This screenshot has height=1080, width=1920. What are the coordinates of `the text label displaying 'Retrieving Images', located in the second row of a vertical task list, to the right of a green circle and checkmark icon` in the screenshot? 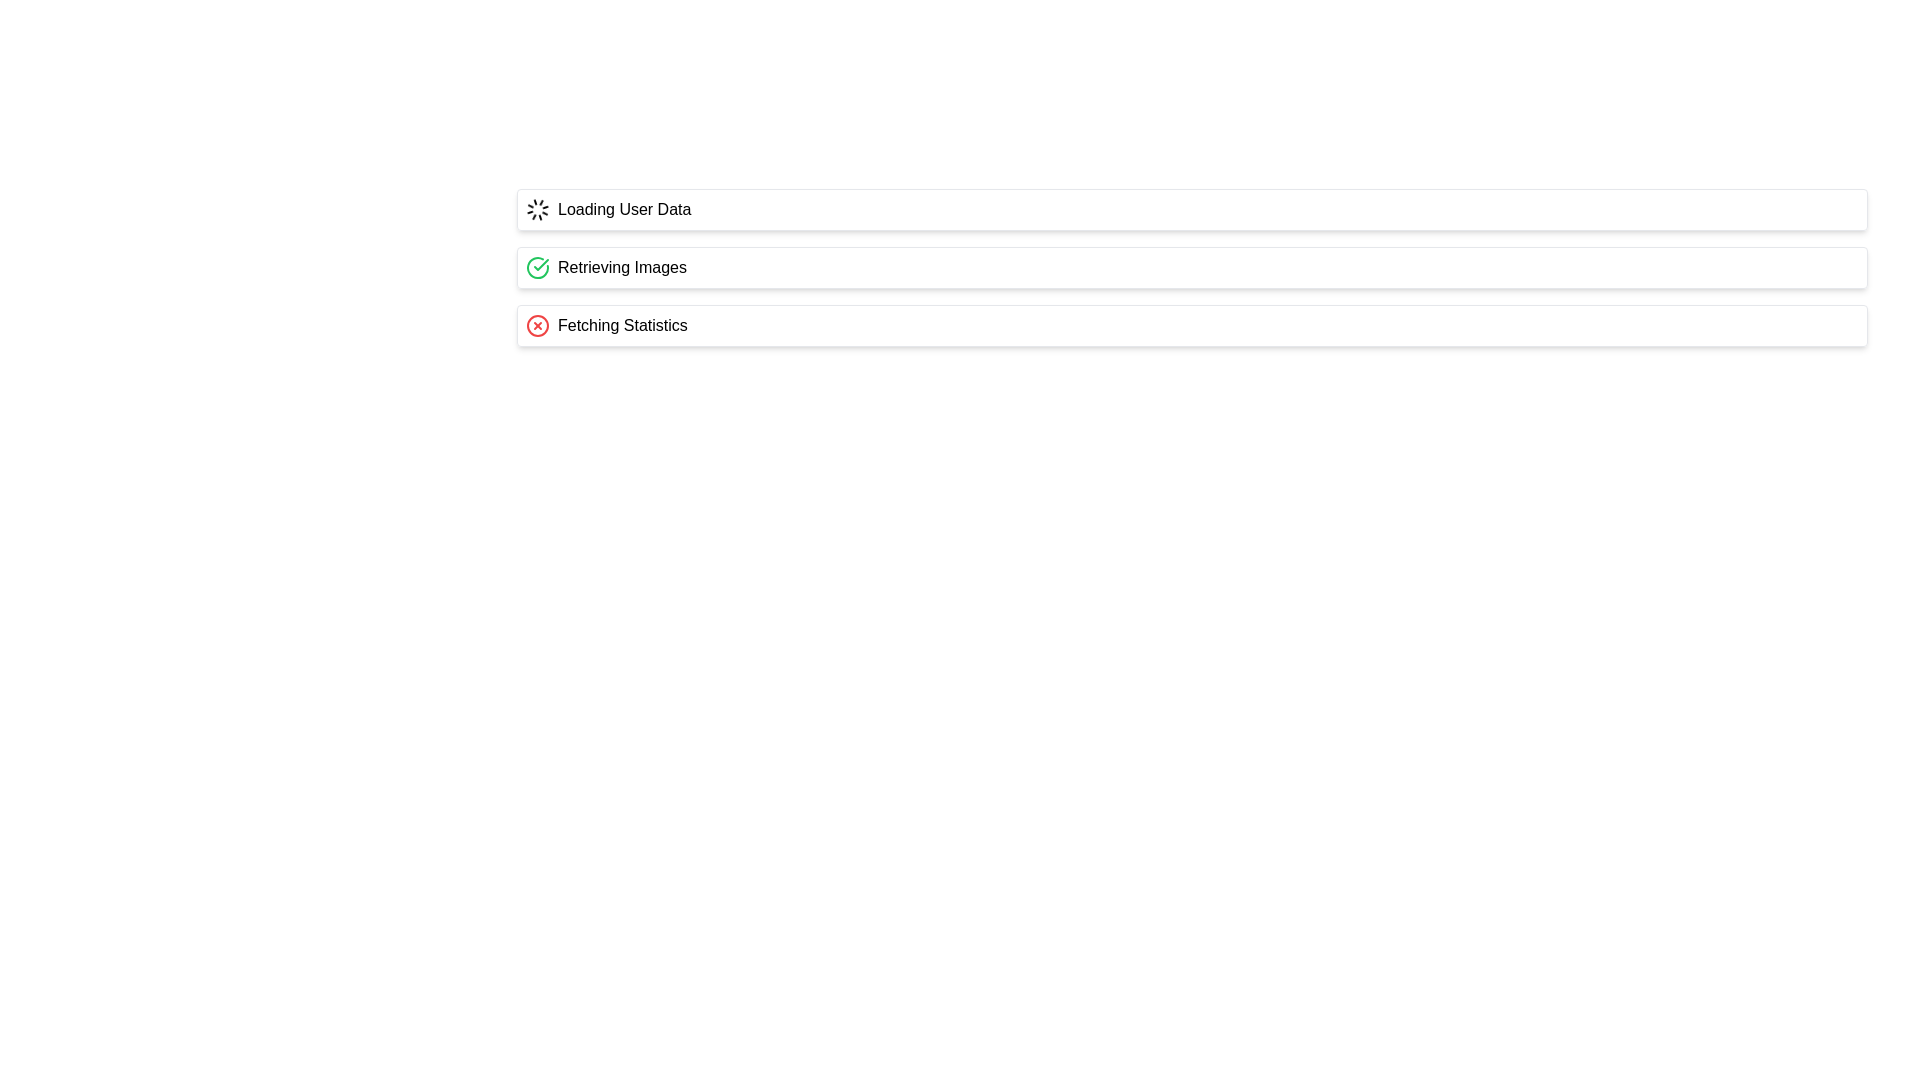 It's located at (621, 266).